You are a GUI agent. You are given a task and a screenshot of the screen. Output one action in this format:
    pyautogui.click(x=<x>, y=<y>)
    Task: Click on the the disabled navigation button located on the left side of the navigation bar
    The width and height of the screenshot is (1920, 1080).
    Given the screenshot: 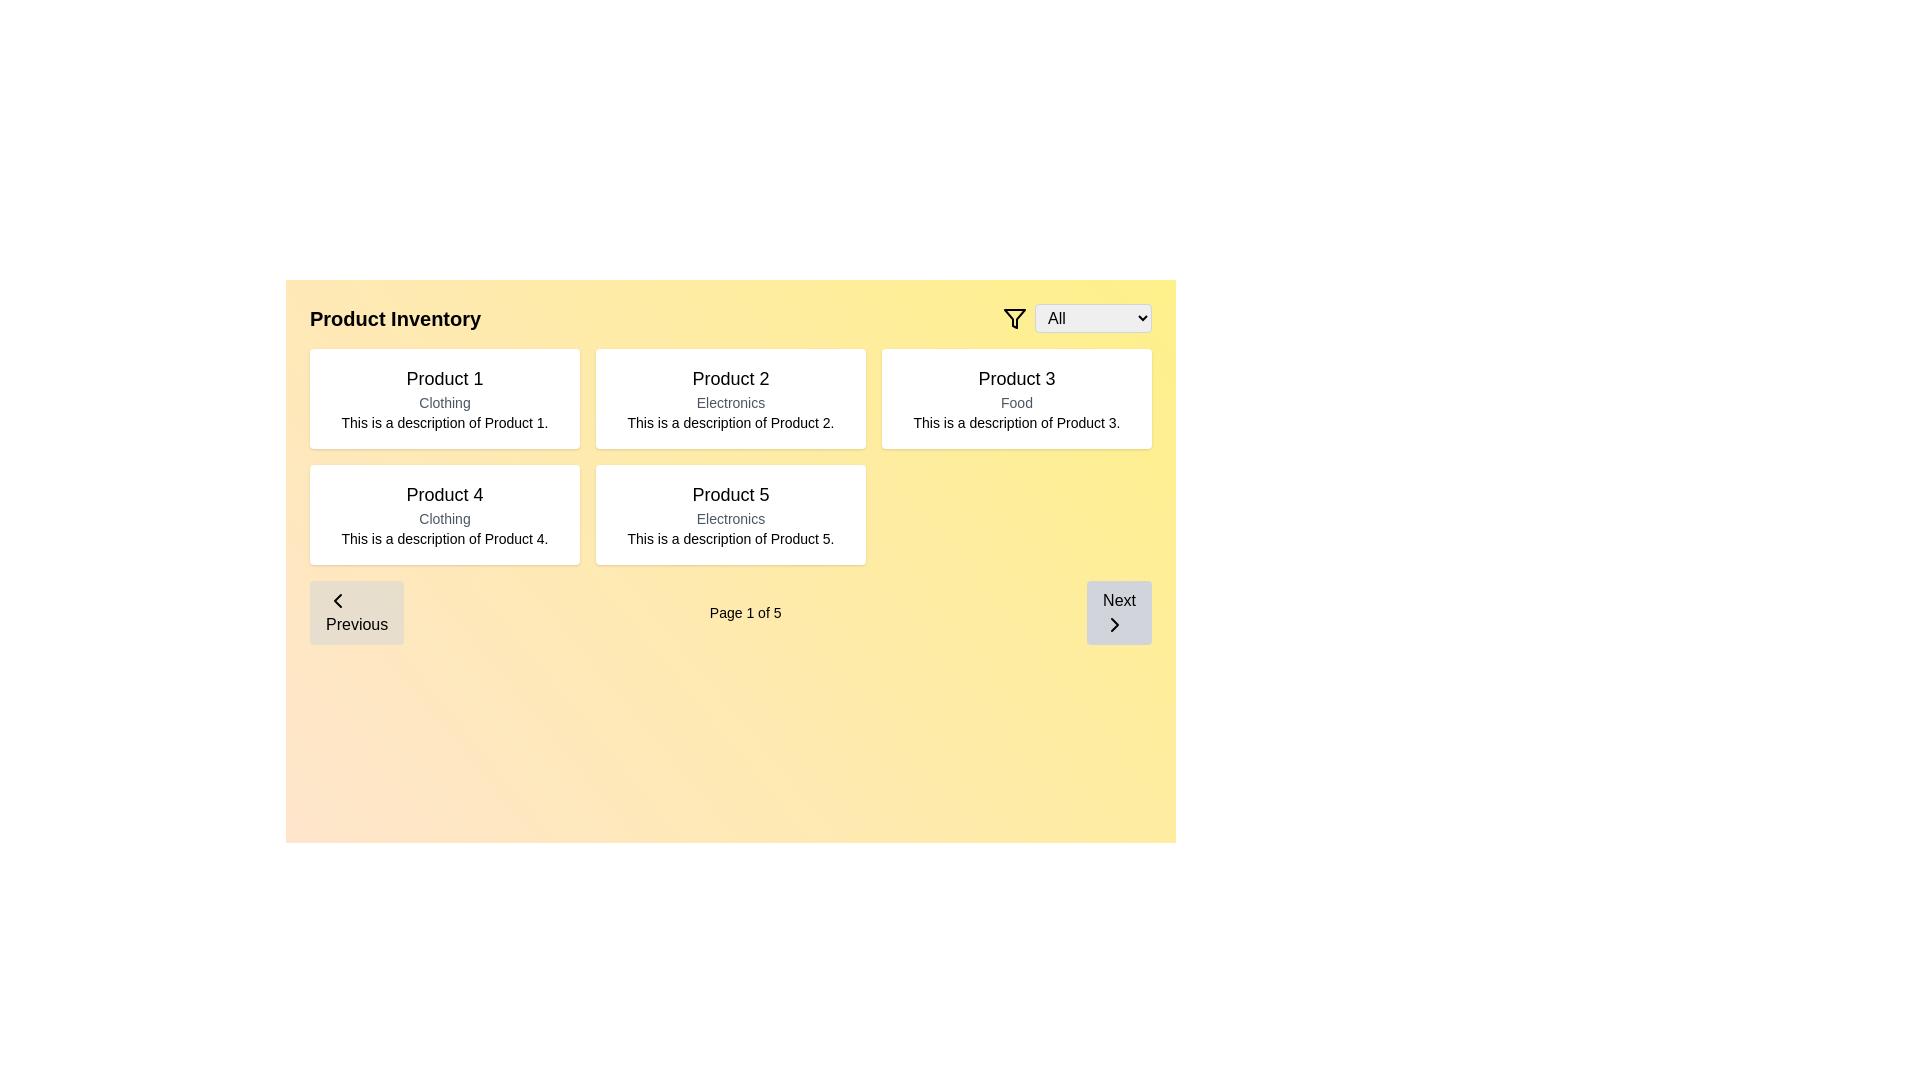 What is the action you would take?
    pyautogui.click(x=357, y=612)
    